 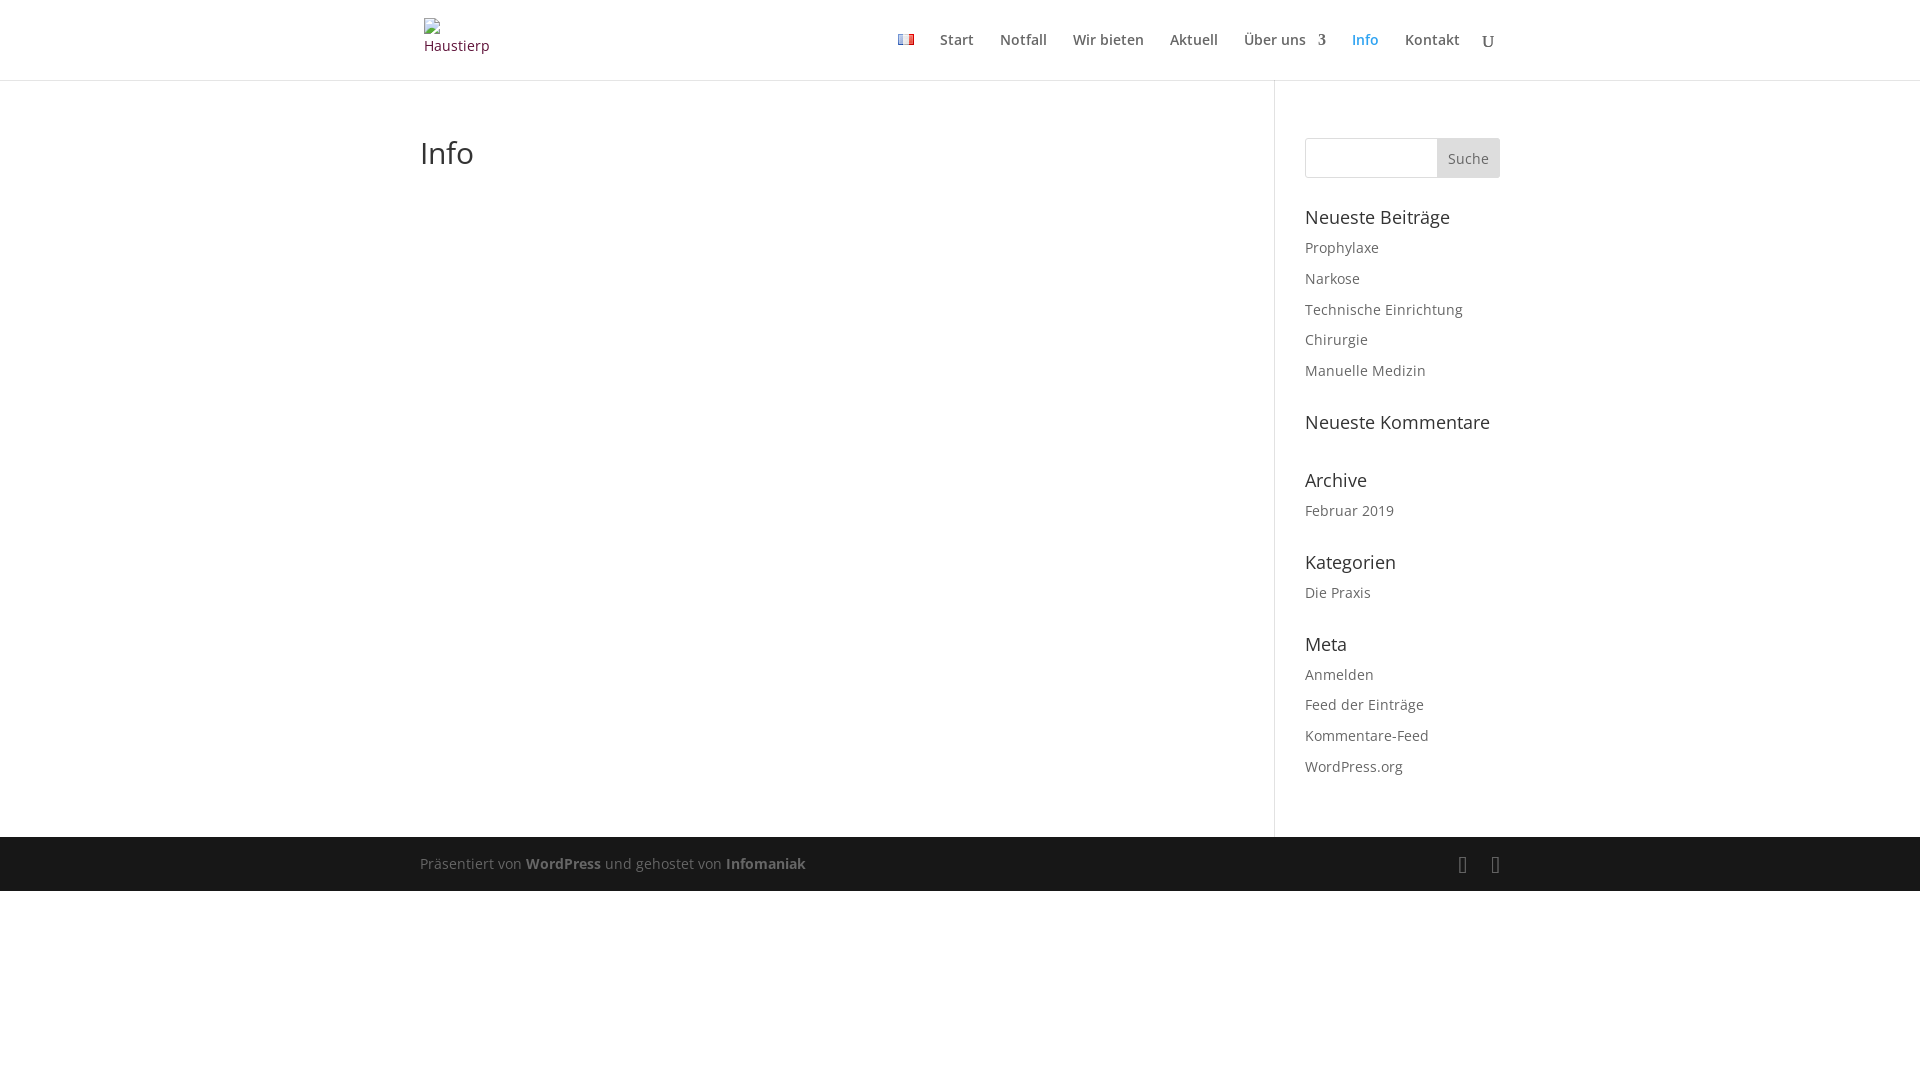 I want to click on 'Kommentare-Feed', so click(x=1366, y=735).